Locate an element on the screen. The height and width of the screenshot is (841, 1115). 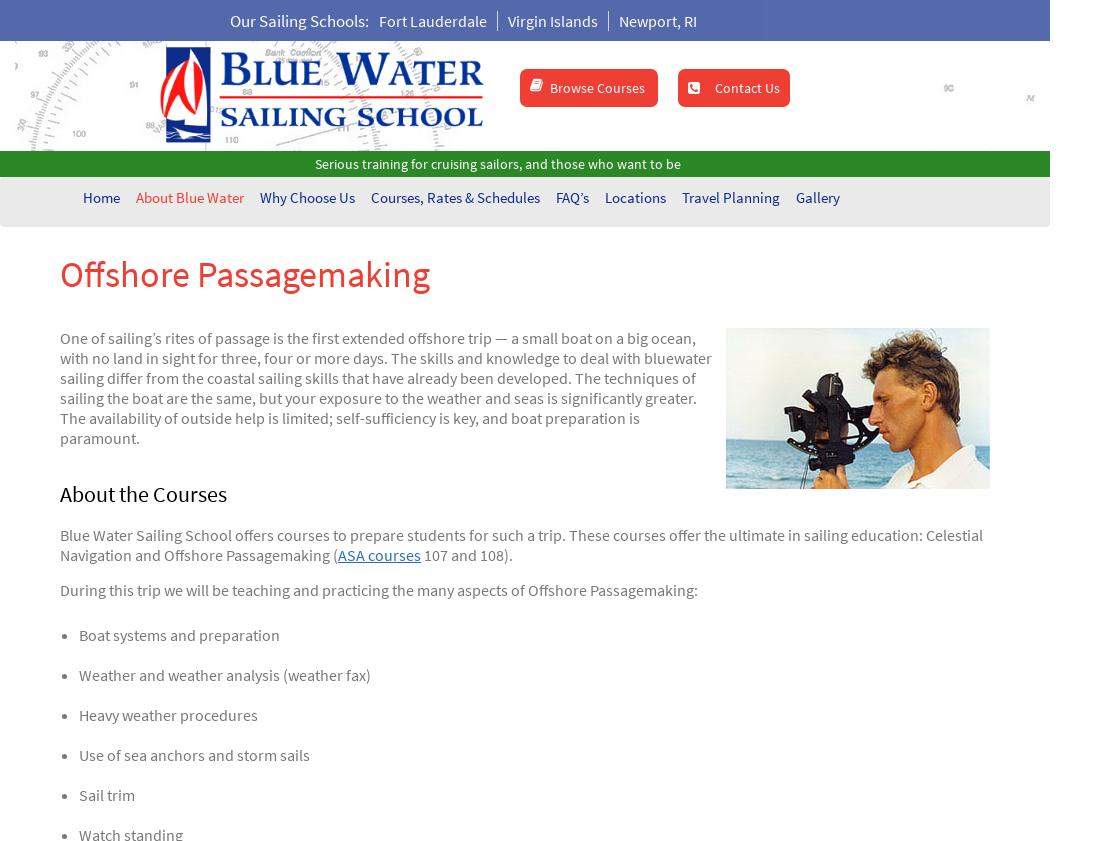
'Travel Planning' is located at coordinates (730, 196).